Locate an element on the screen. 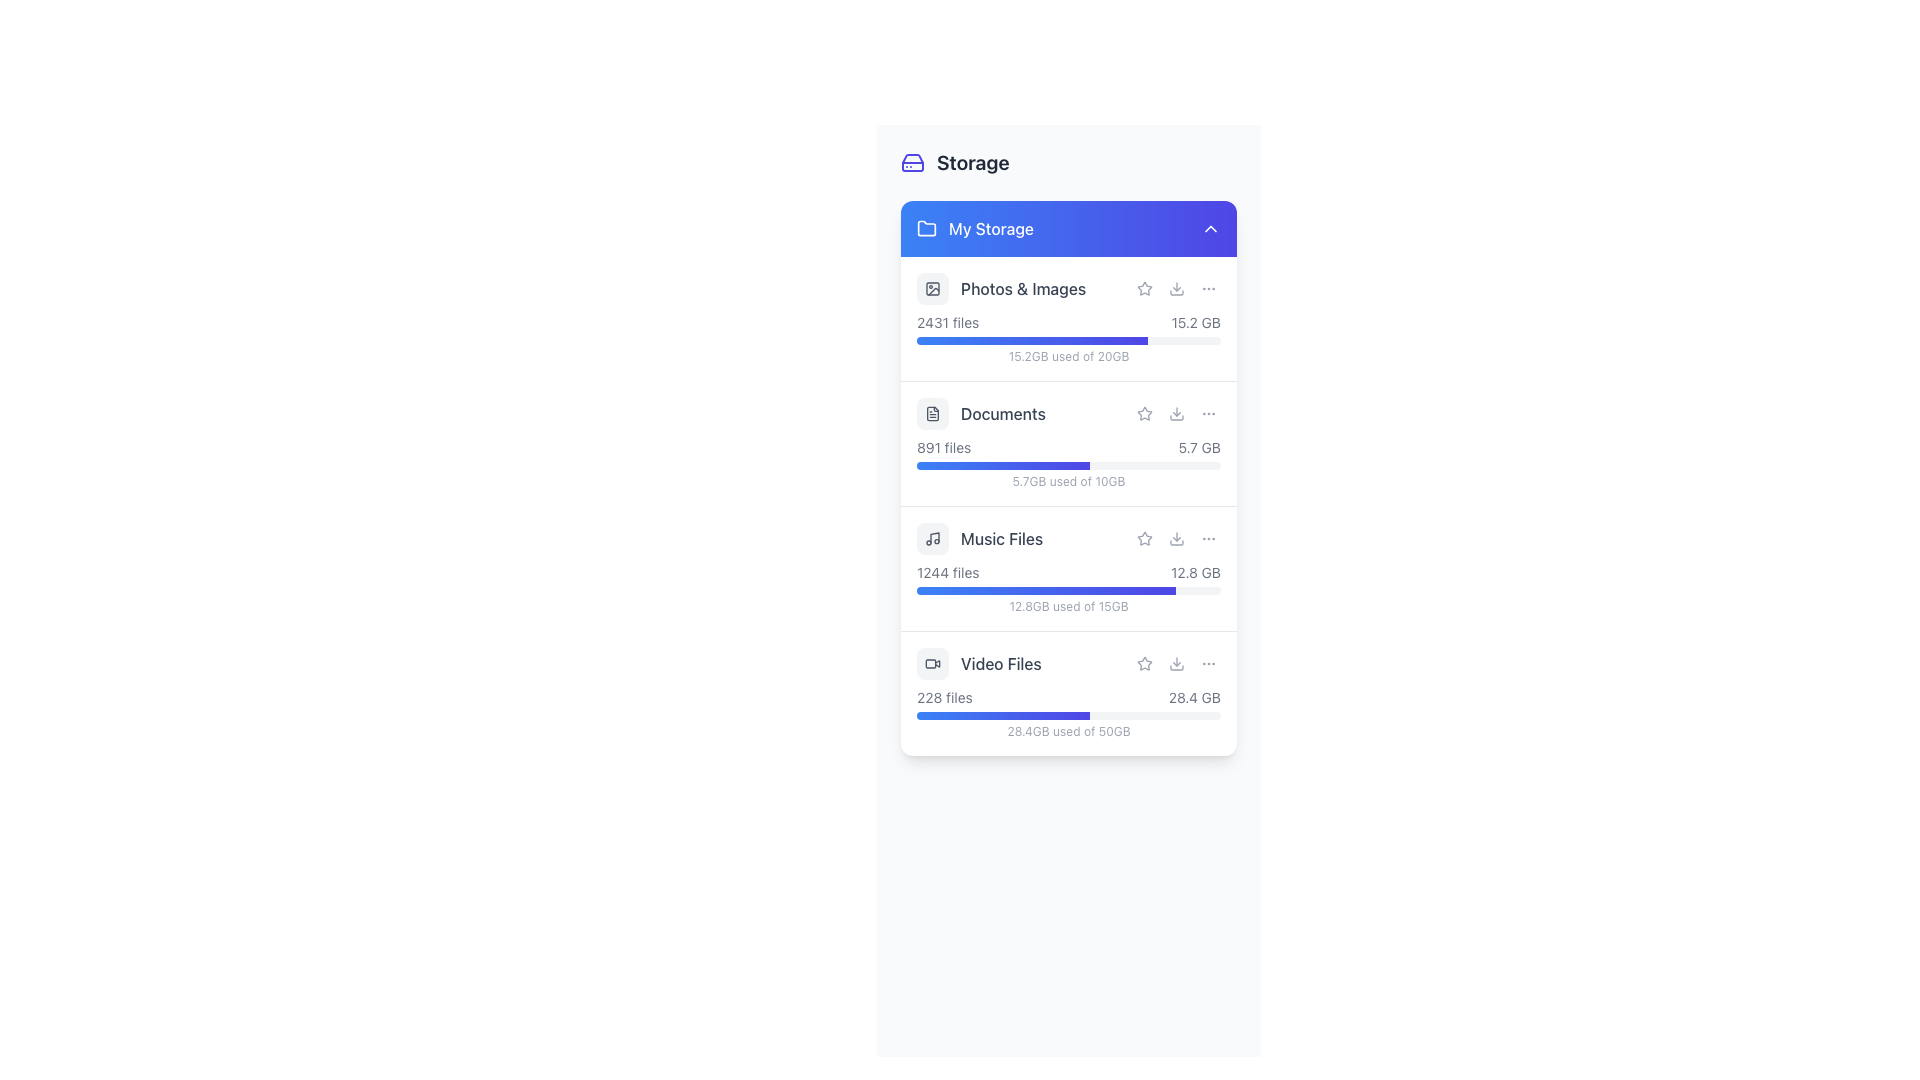  the star icon button used for marking items as favorites, located in the 'My Storage' section, aligned with the 'Documents' row is located at coordinates (1145, 412).